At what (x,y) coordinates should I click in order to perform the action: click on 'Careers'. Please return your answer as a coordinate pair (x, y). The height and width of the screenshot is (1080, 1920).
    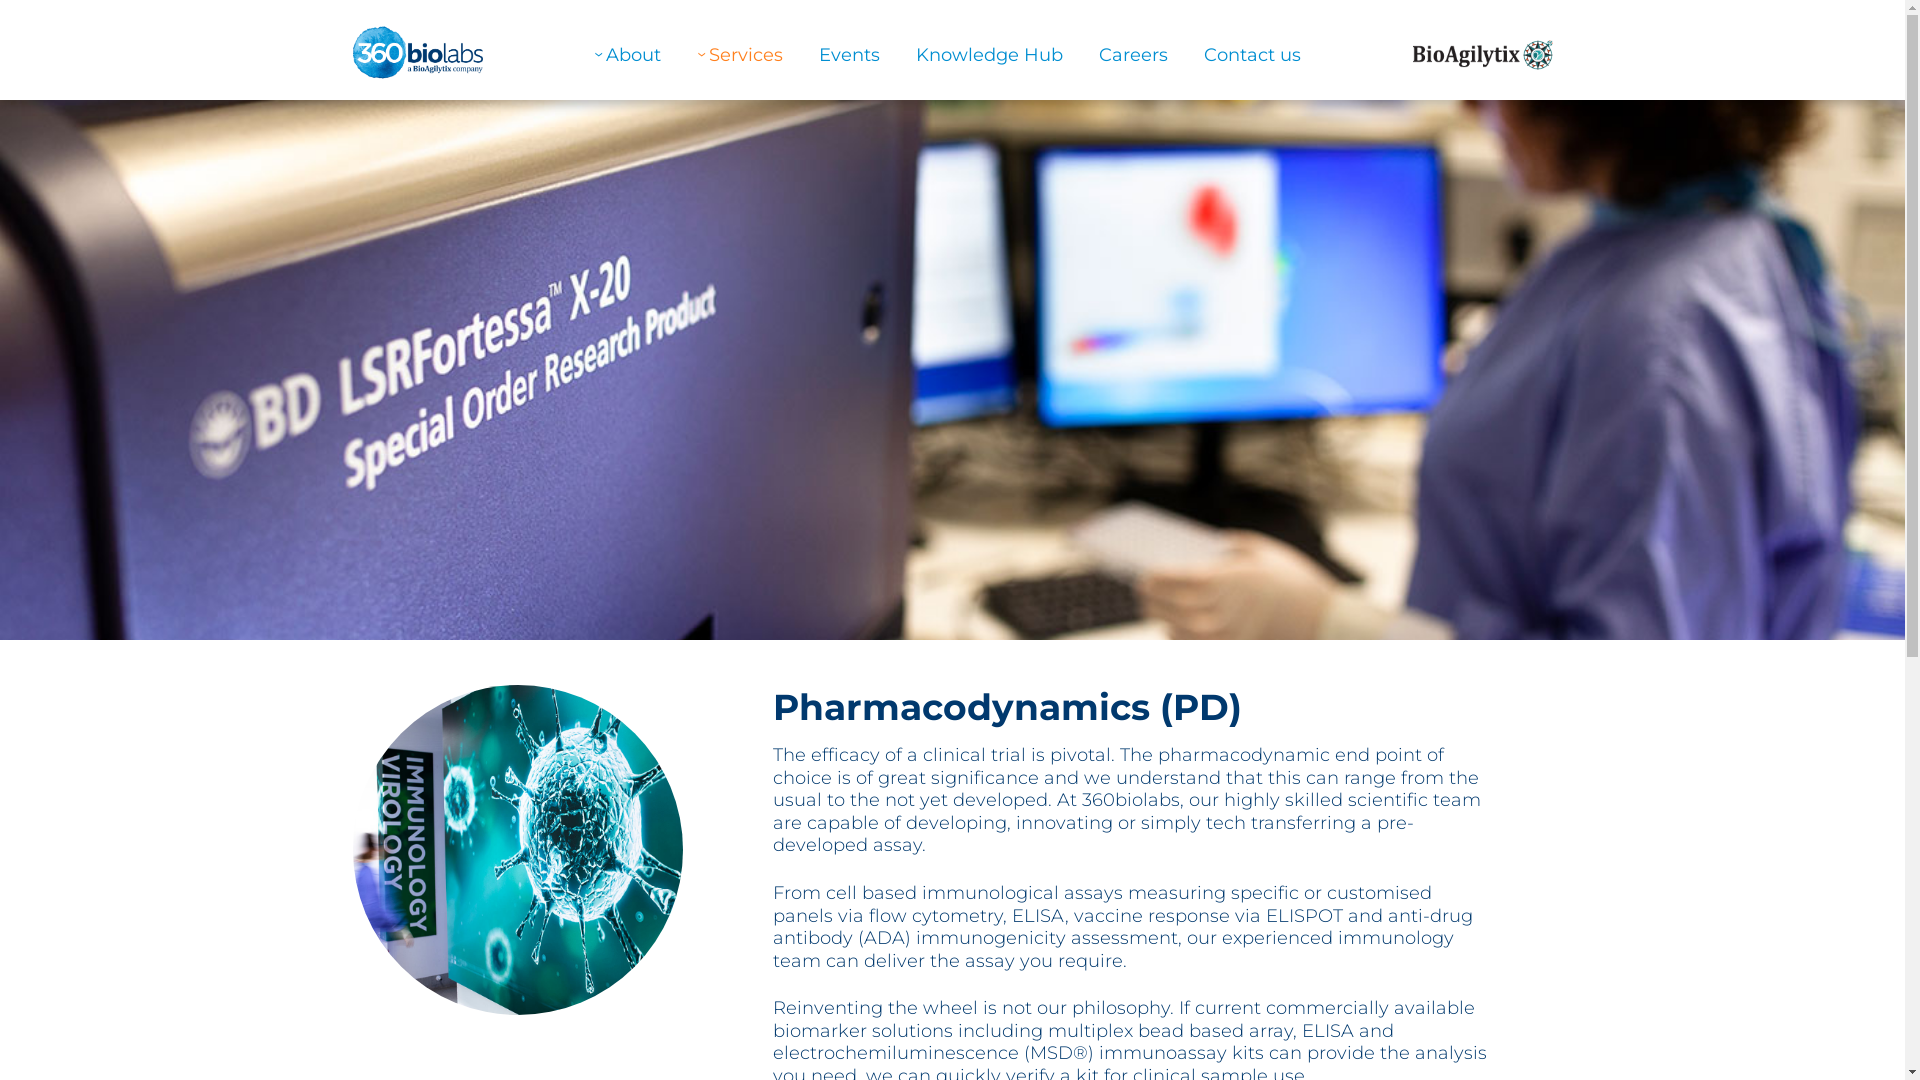
    Looking at the image, I should click on (1133, 53).